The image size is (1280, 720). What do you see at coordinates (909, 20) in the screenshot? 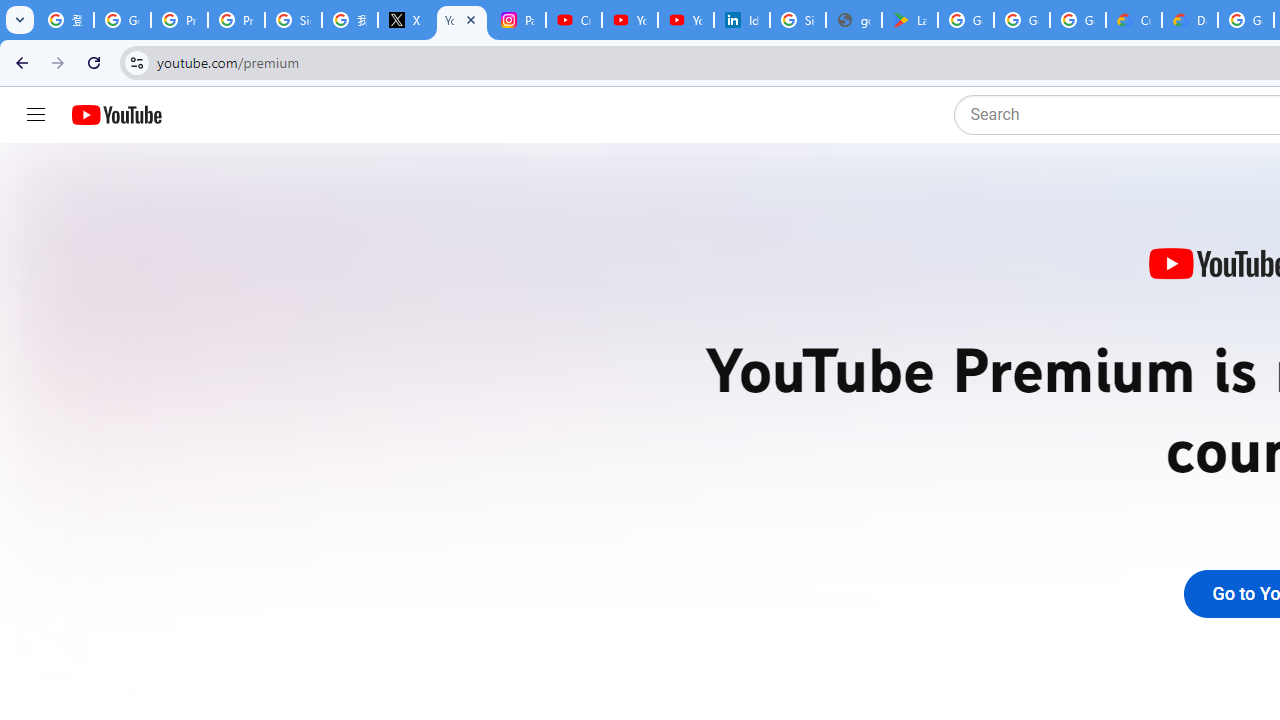
I see `'Last Shelter: Survival - Apps on Google Play'` at bounding box center [909, 20].